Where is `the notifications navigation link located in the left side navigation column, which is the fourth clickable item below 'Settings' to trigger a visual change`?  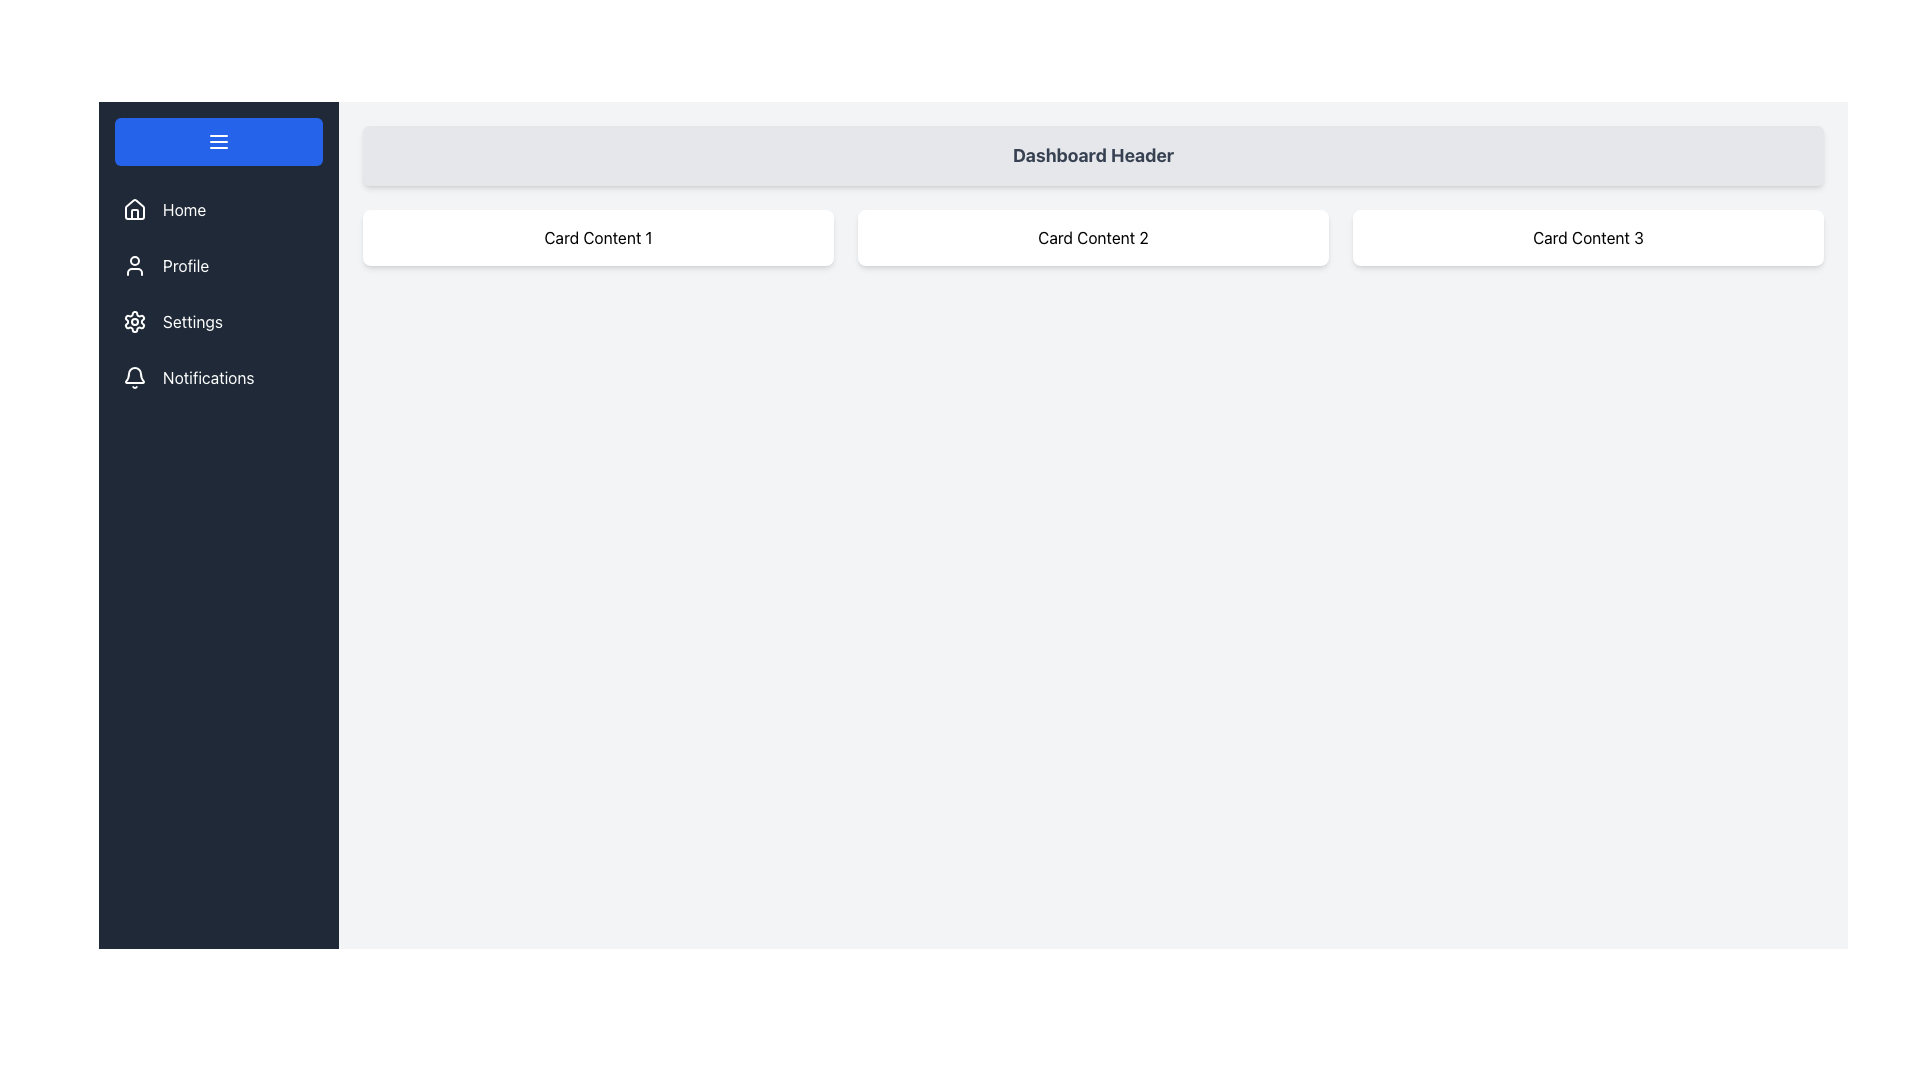 the notifications navigation link located in the left side navigation column, which is the fourth clickable item below 'Settings' to trigger a visual change is located at coordinates (219, 378).